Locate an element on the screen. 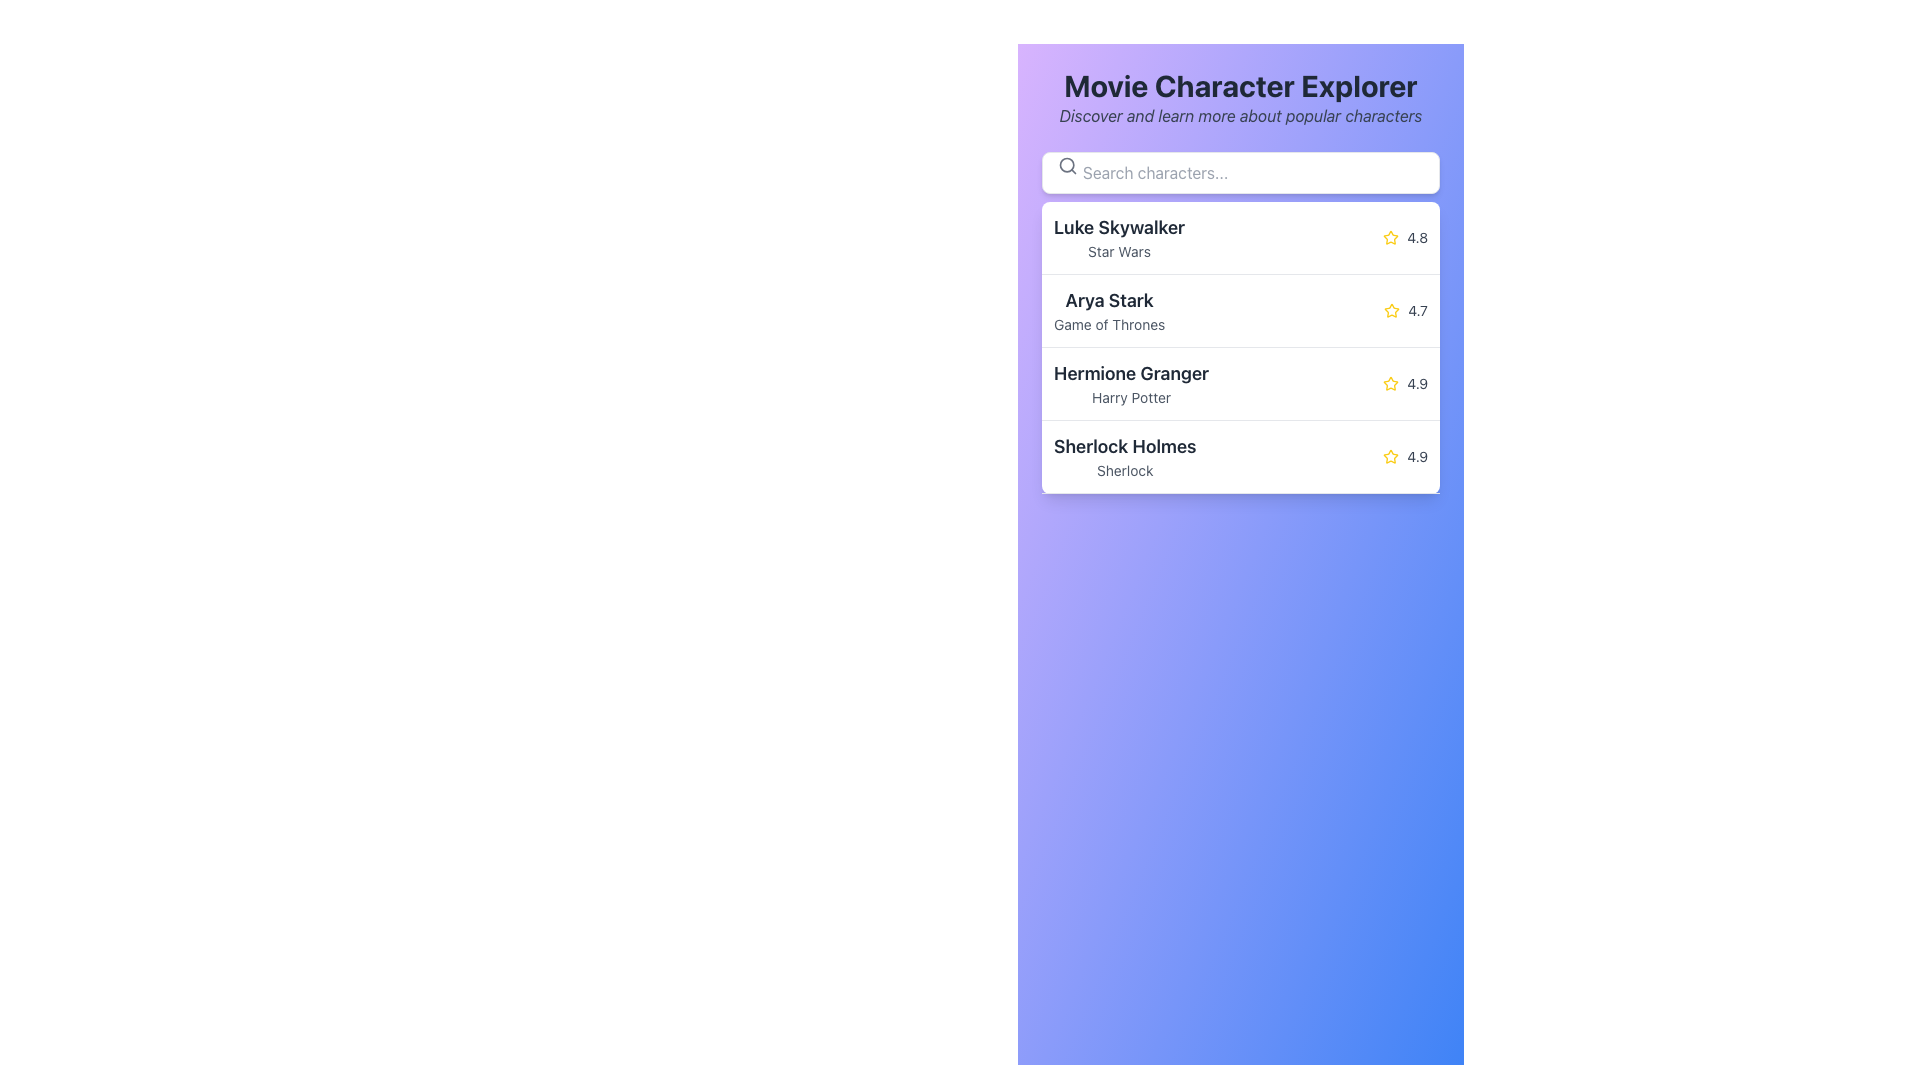  the list item displaying 'Sherlock Holmes' with a rating score of '4.9' is located at coordinates (1240, 456).